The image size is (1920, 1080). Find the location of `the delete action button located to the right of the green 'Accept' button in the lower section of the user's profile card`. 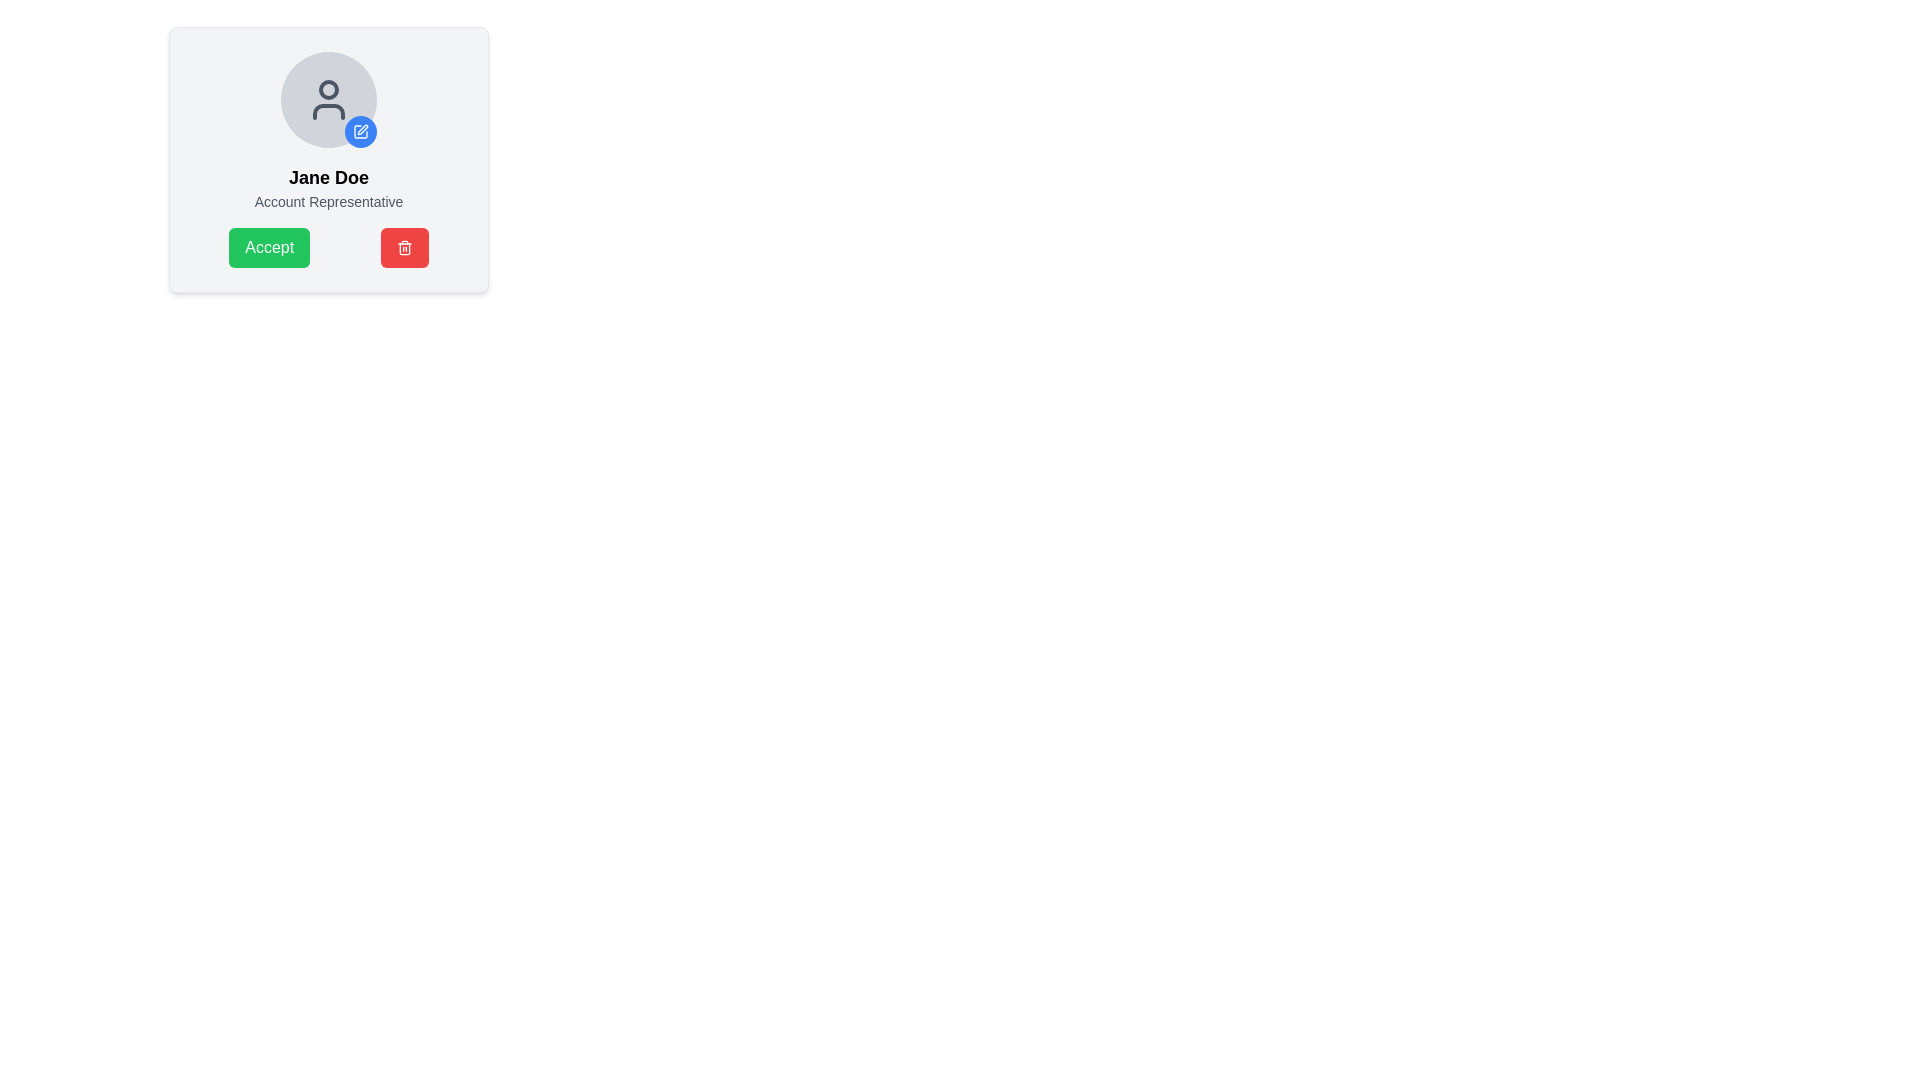

the delete action button located to the right of the green 'Accept' button in the lower section of the user's profile card is located at coordinates (403, 246).